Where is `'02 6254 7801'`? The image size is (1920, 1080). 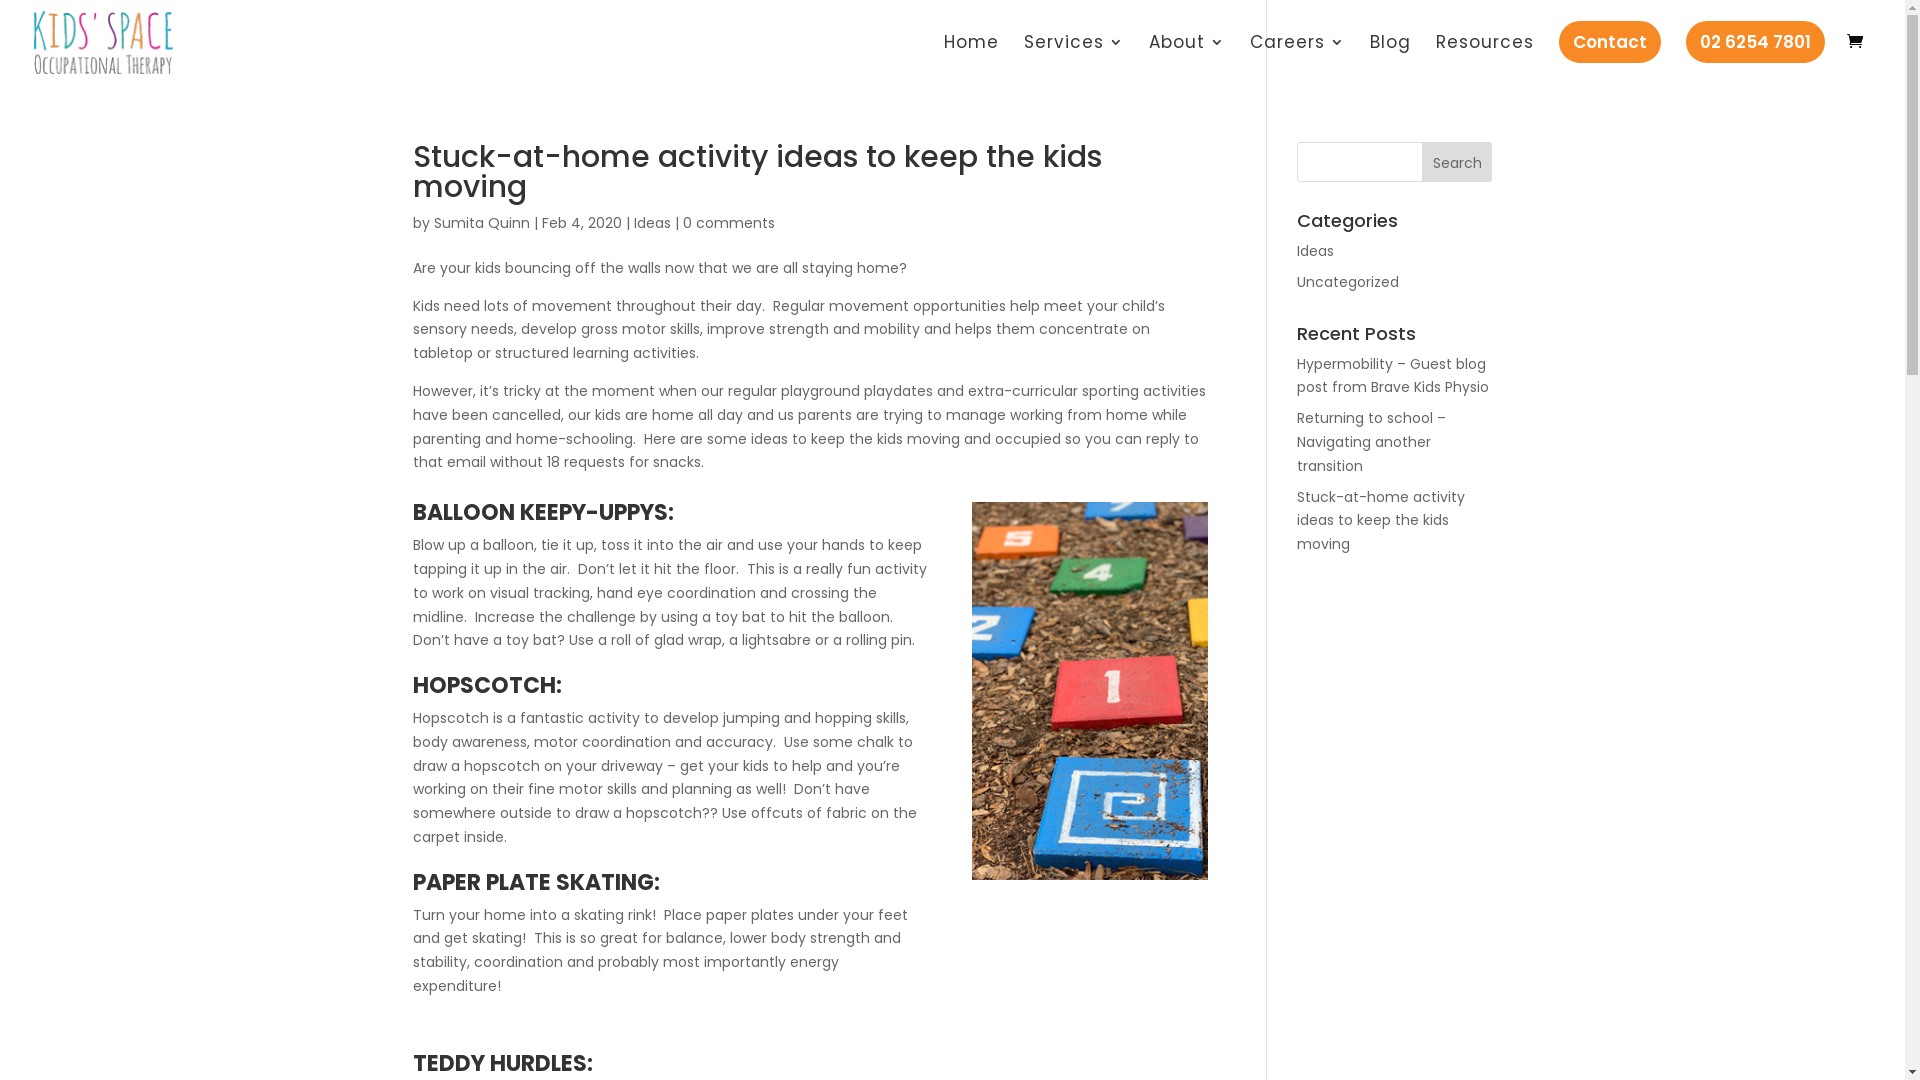
'02 6254 7801' is located at coordinates (1697, 51).